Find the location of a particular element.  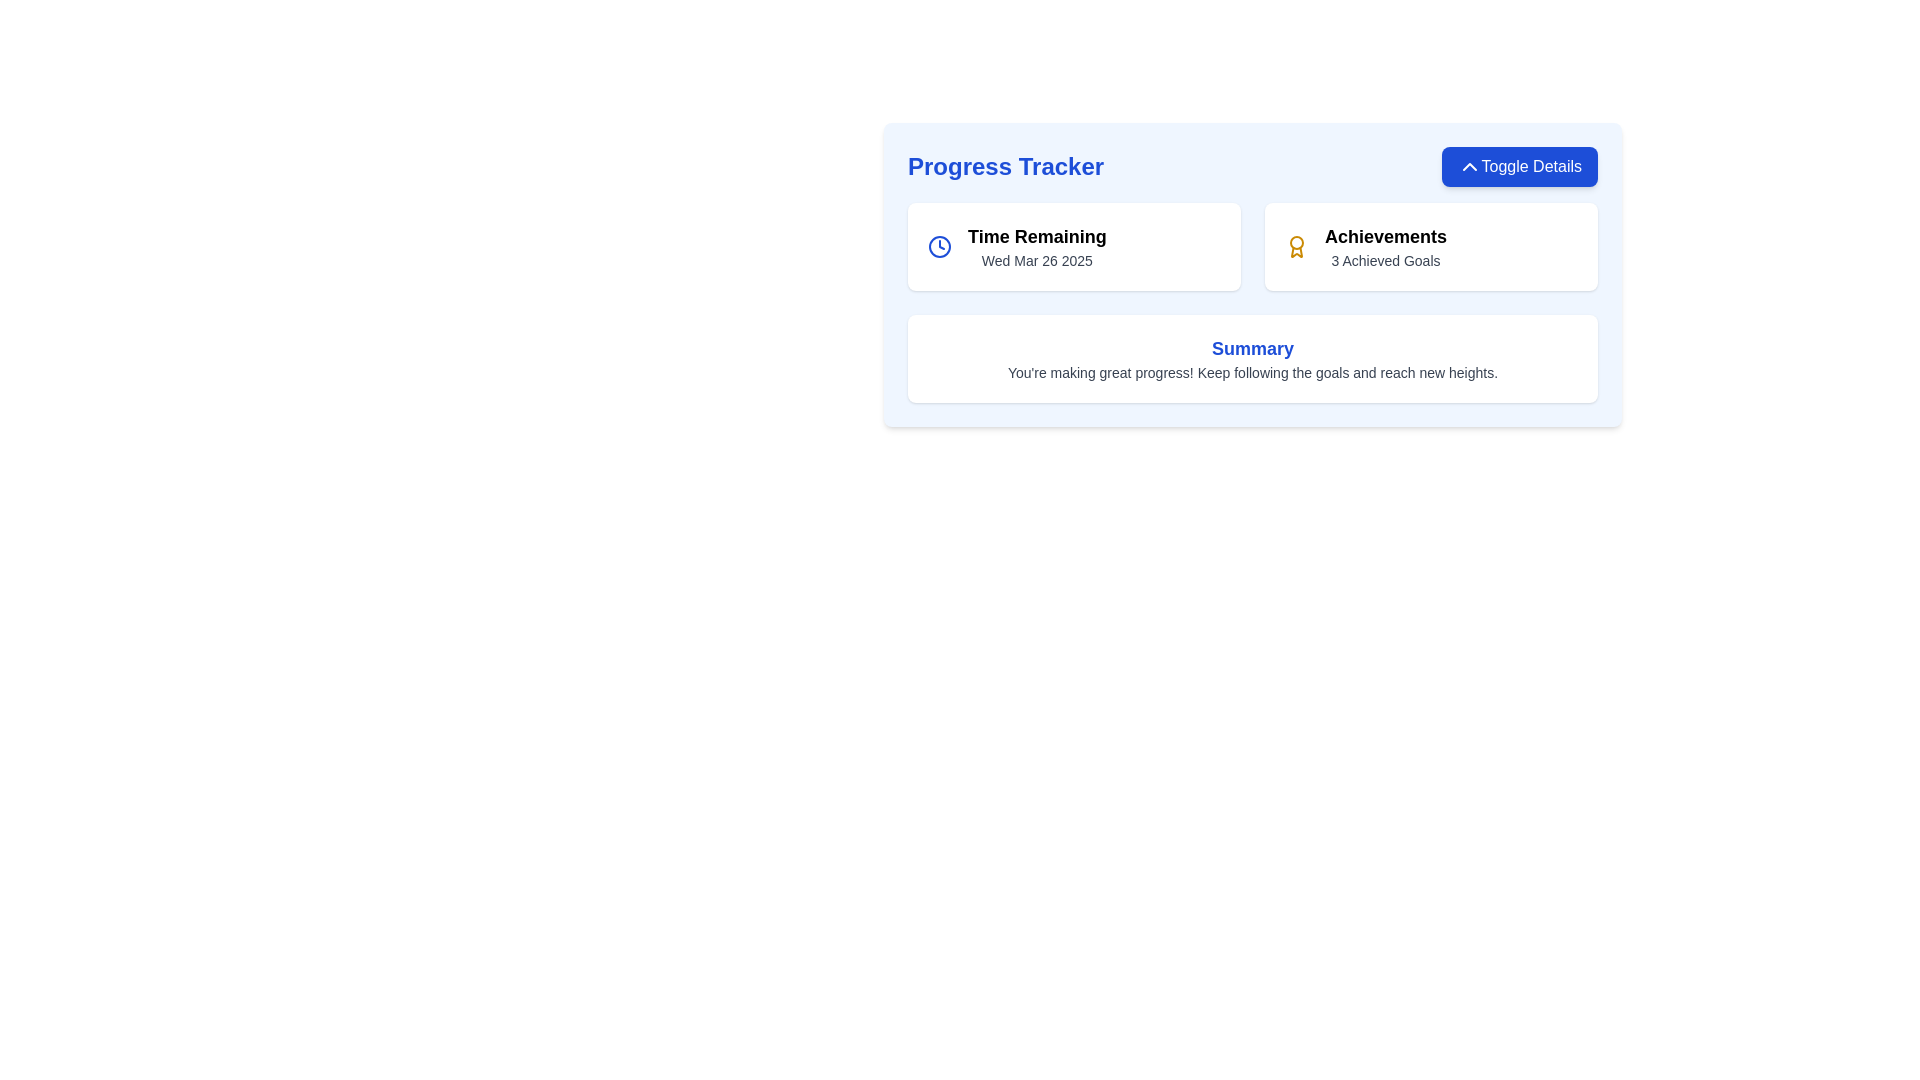

the decorative SVG circle representing the clock's face, outlined with a bold blue line, located in the top-left card of the 'Progress Tracker' section is located at coordinates (939, 245).